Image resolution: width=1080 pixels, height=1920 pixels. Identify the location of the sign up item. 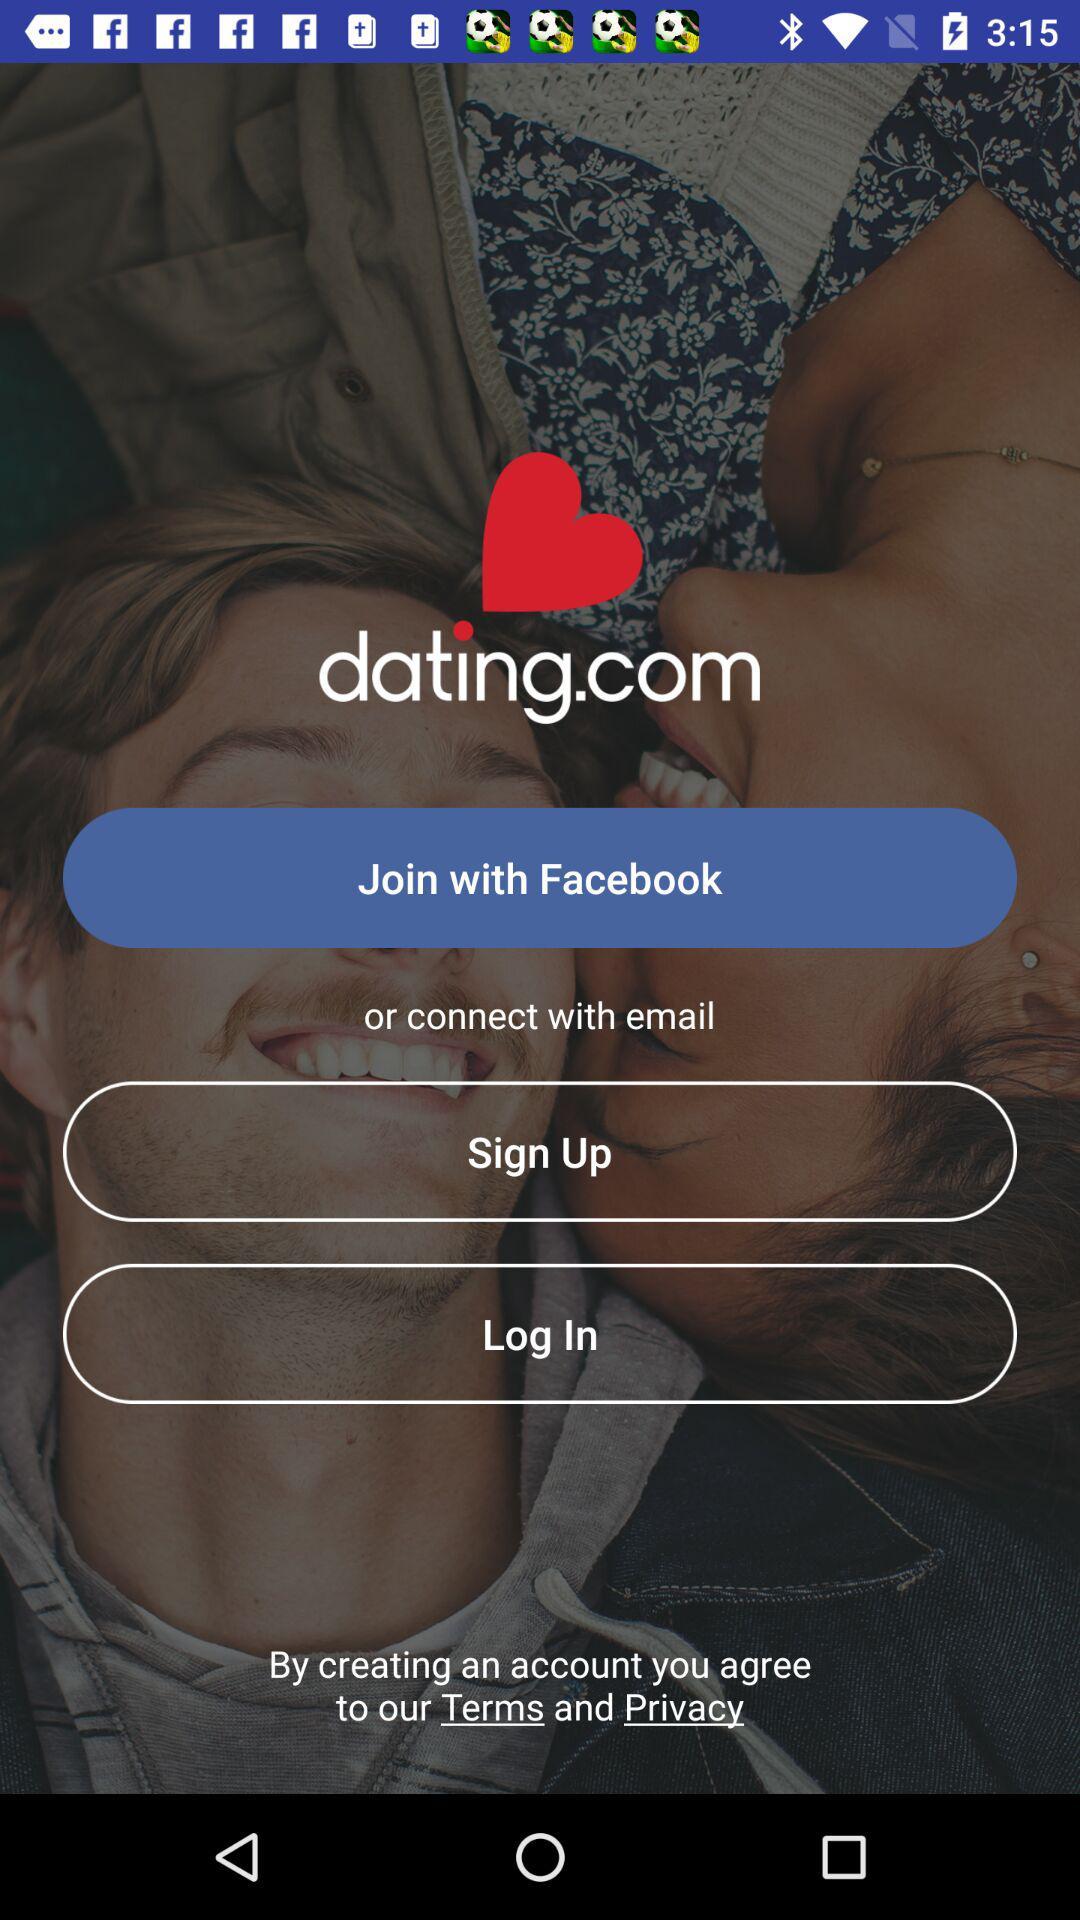
(540, 1151).